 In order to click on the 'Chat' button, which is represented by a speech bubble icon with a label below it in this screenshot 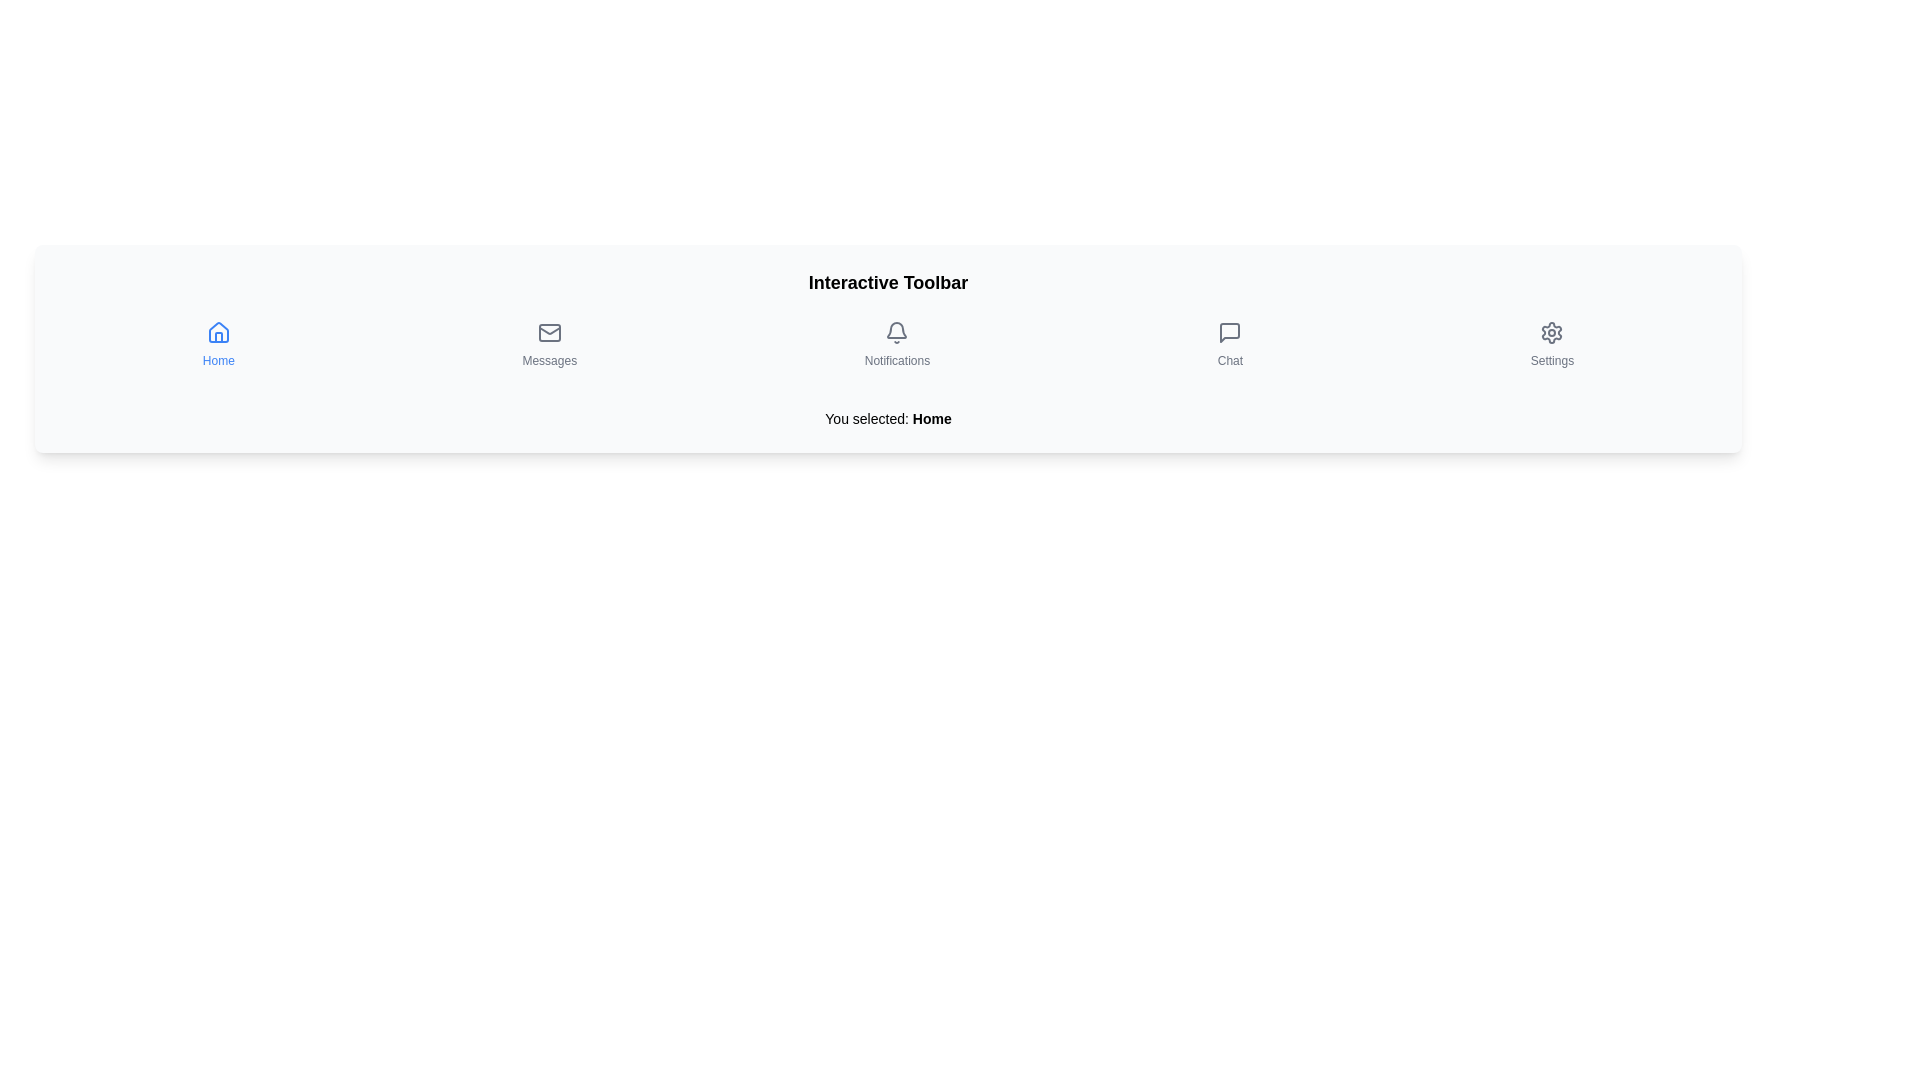, I will do `click(1229, 343)`.